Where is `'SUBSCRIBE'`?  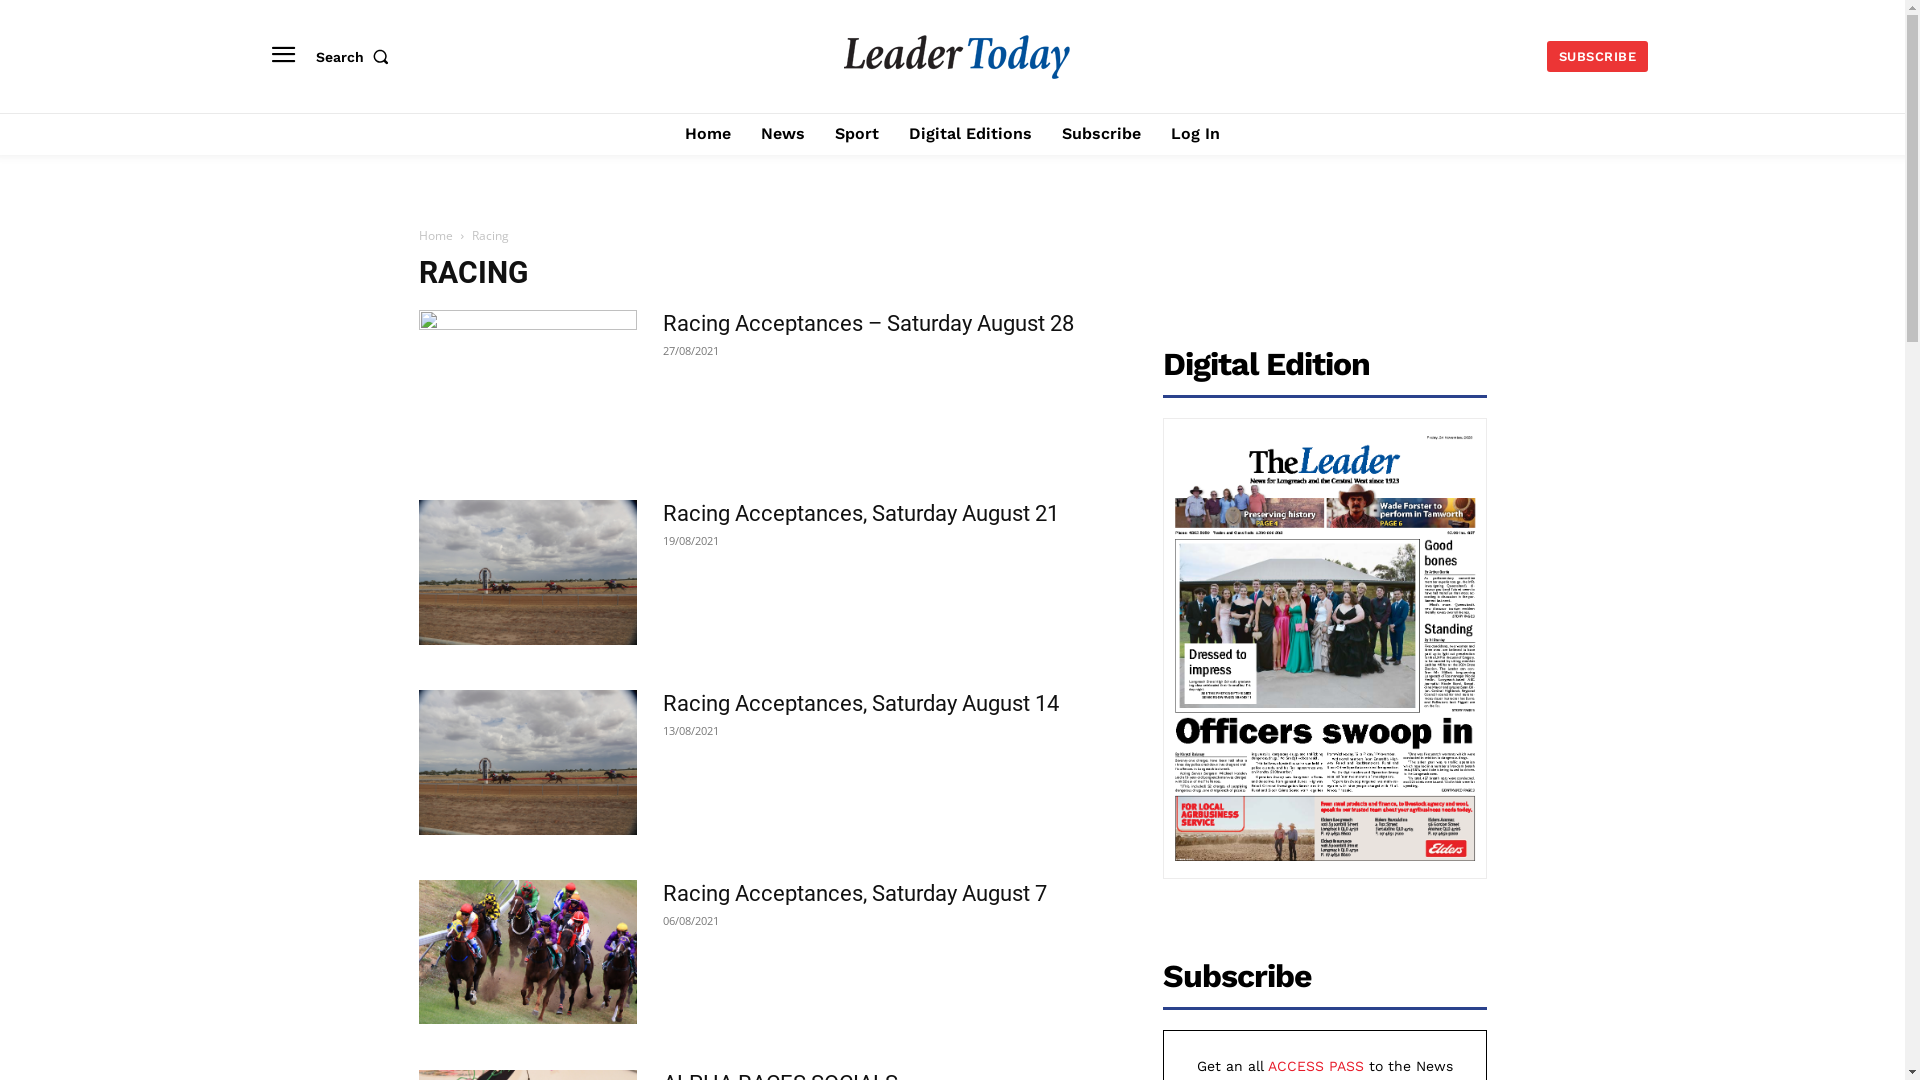
'SUBSCRIBE' is located at coordinates (1545, 55).